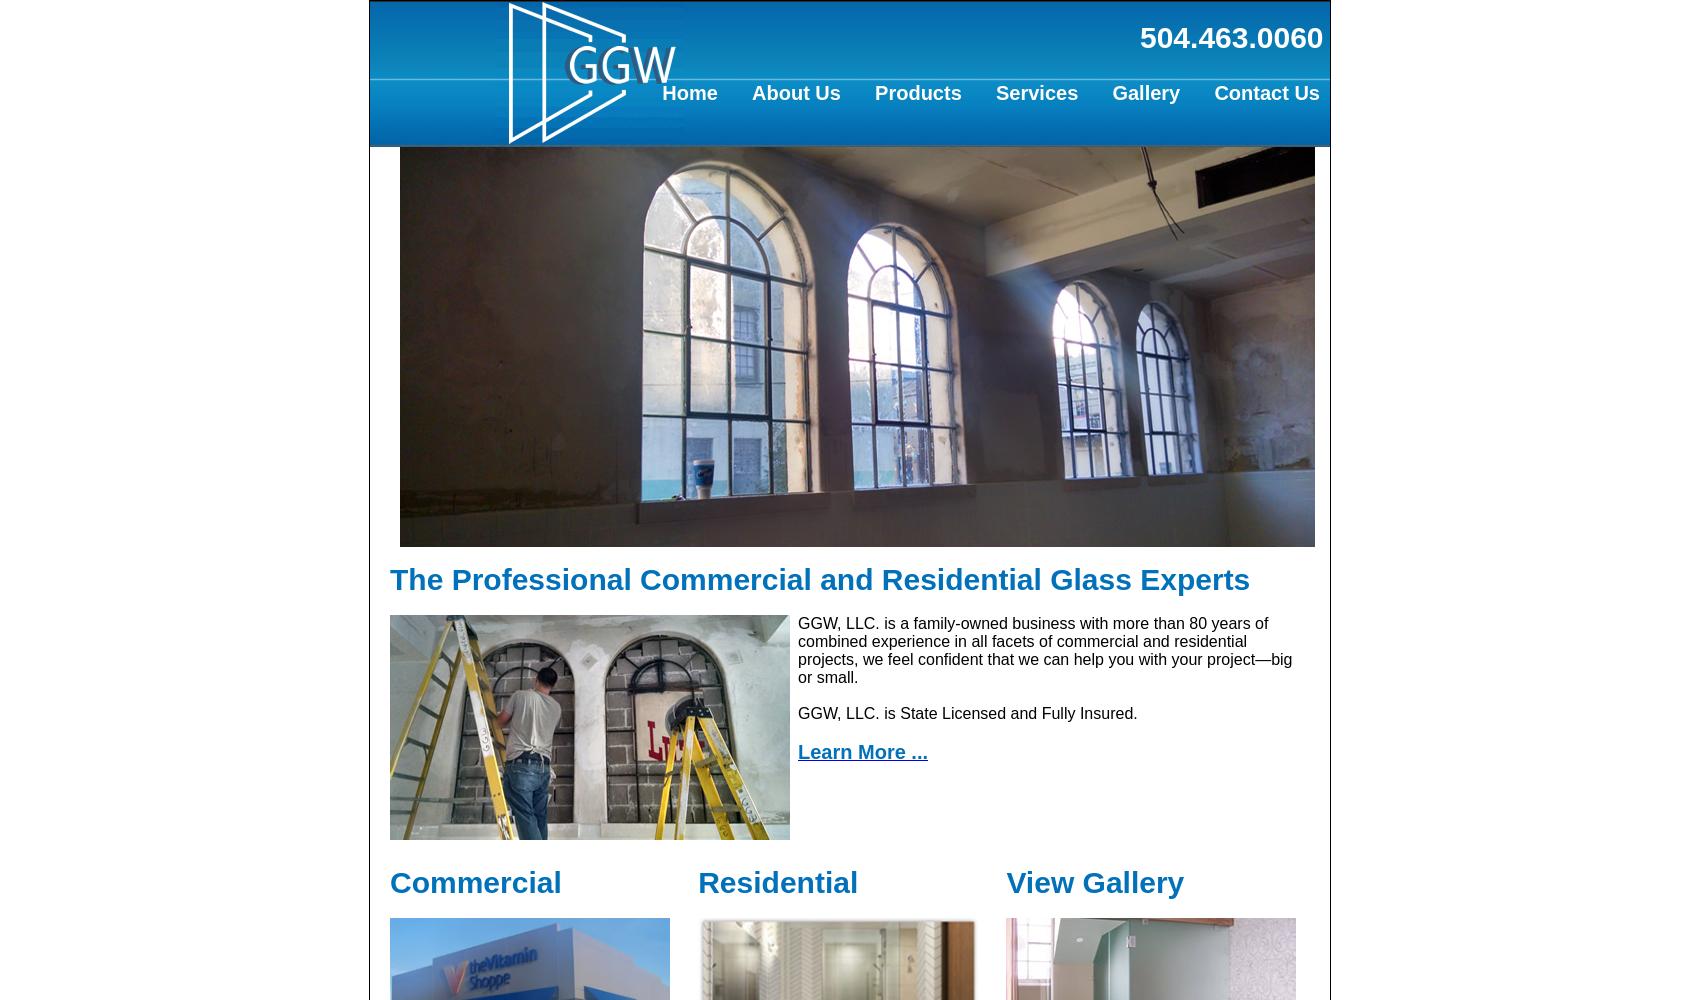 The width and height of the screenshot is (1700, 1000). I want to click on 'GGW, LLC. is State Licensed and Fully Insured.', so click(966, 712).